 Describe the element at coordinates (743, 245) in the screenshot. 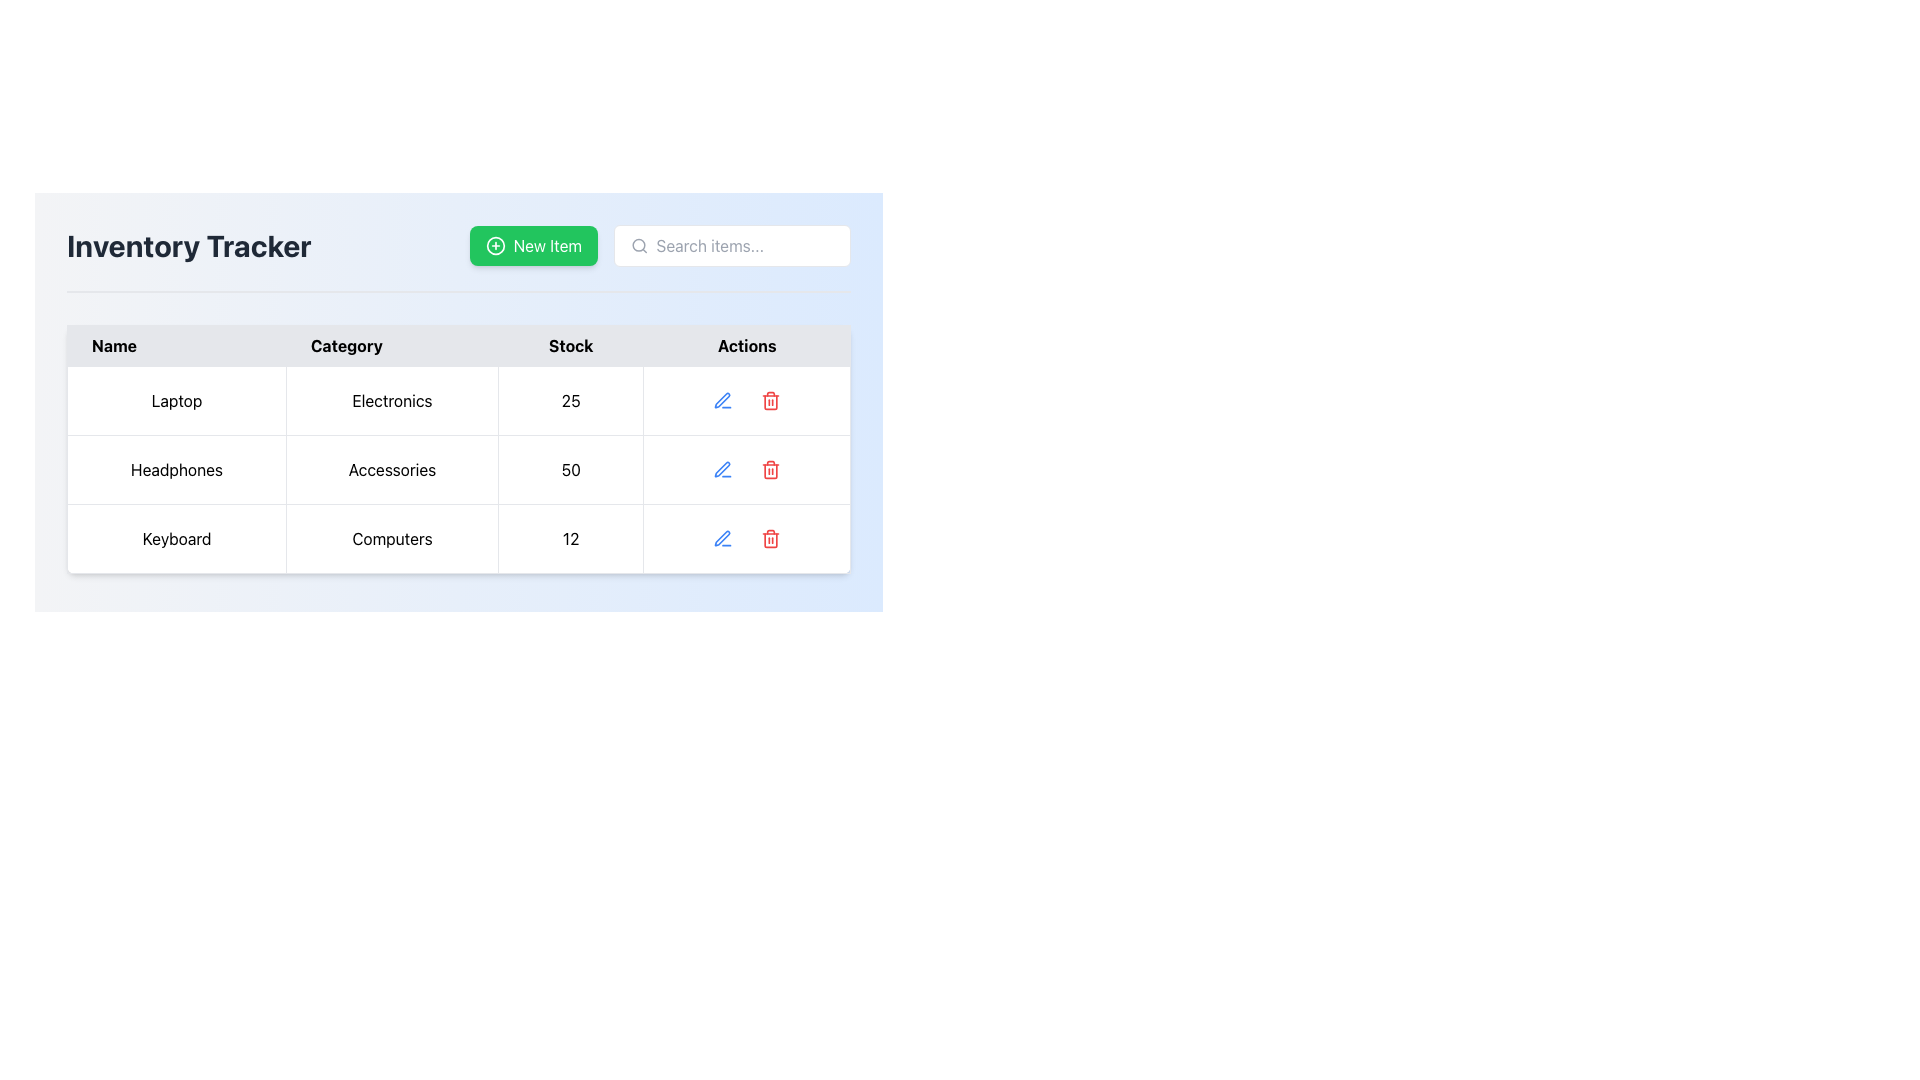

I see `the text input field located near the top right corner of the interface, adjacent to the magnifying glass icon` at that location.